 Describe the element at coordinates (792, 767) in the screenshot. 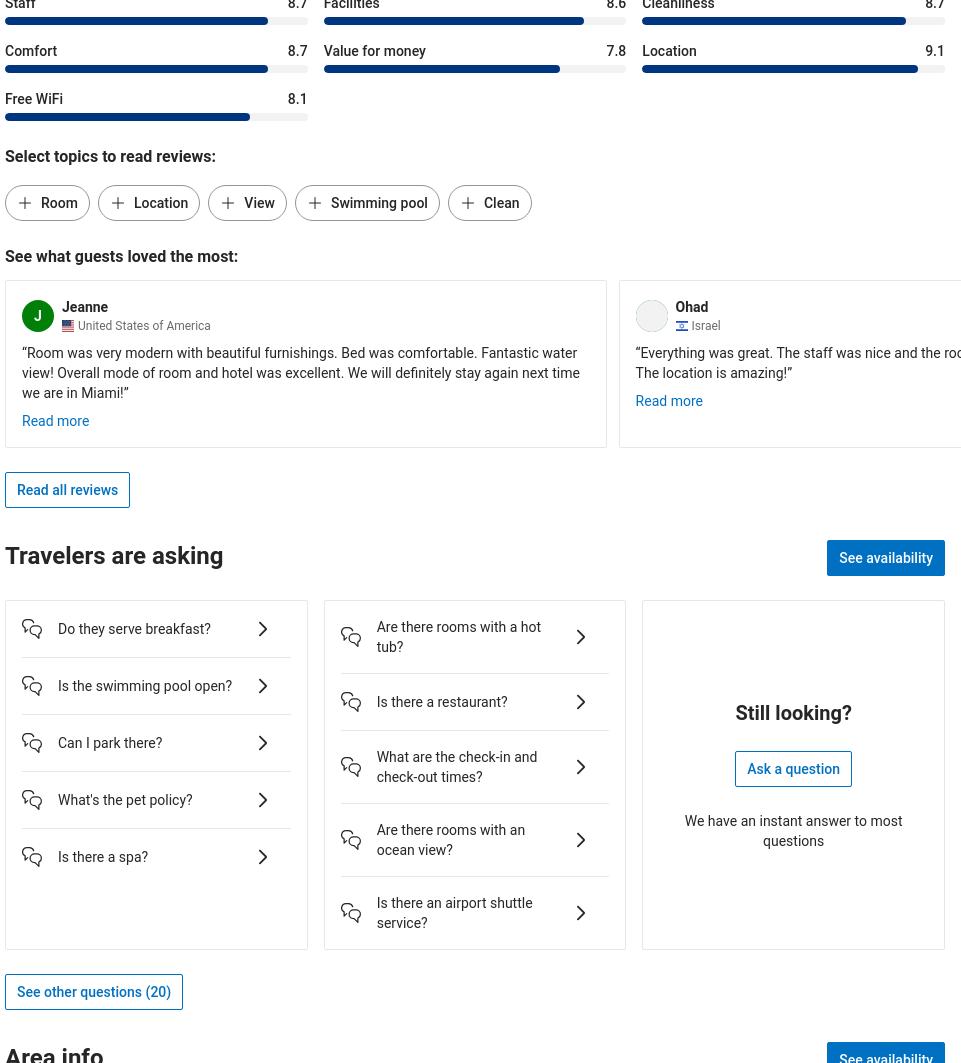

I see `'Ask a question'` at that location.